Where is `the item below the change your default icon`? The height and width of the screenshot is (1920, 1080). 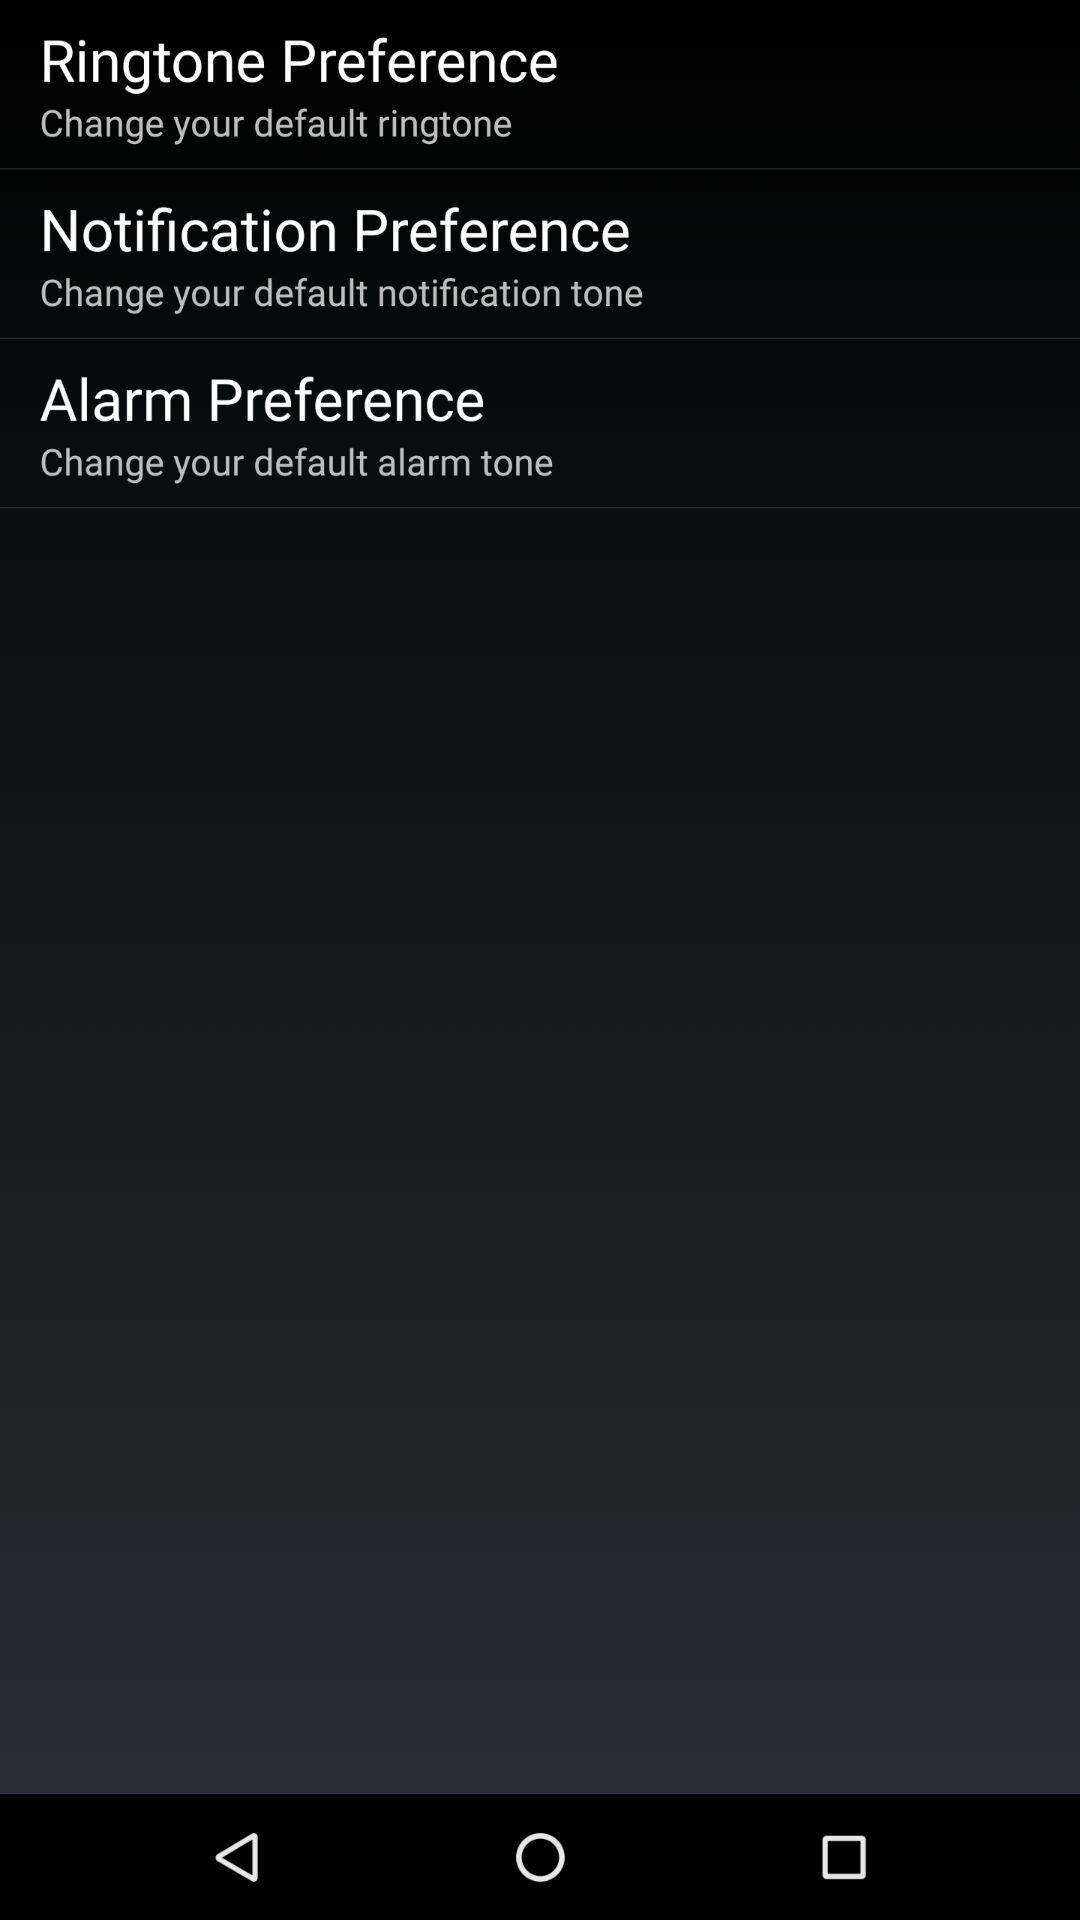 the item below the change your default icon is located at coordinates (261, 397).